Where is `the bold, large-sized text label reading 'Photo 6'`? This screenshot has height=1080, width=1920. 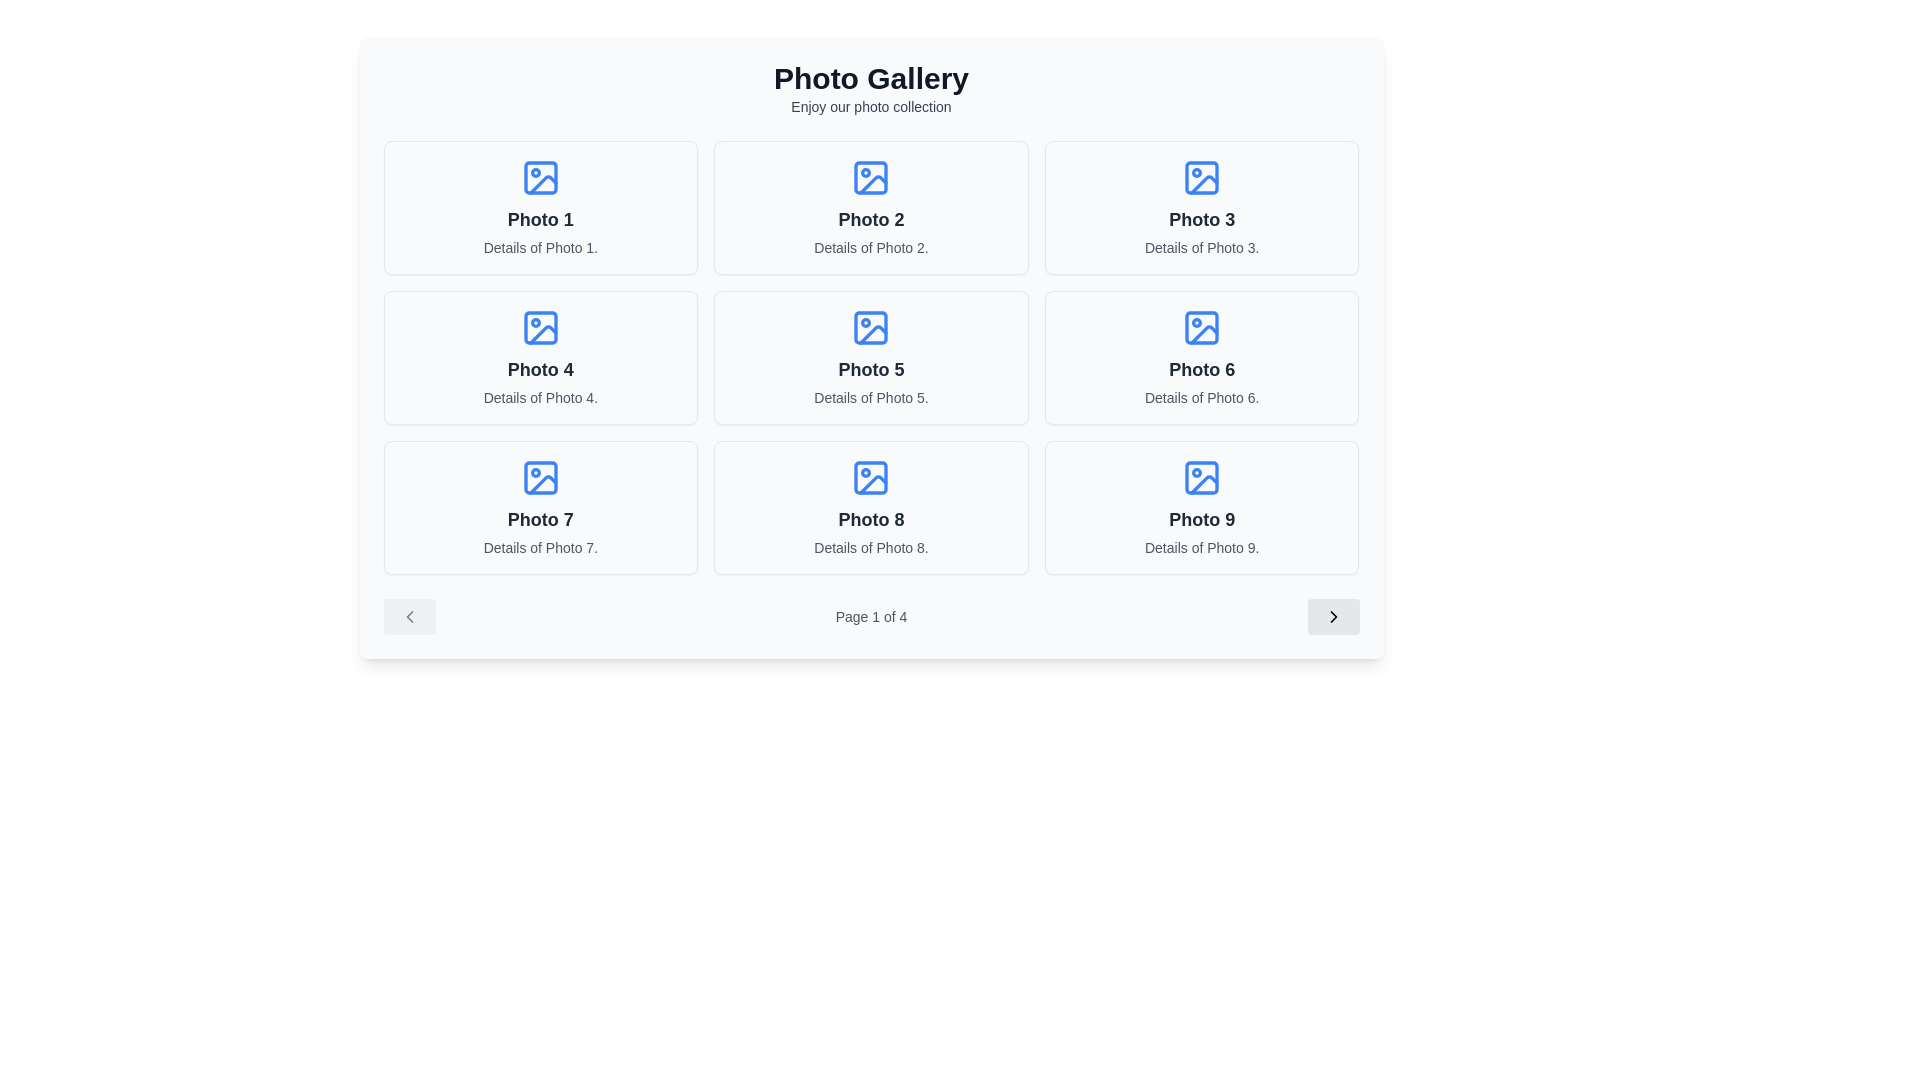
the bold, large-sized text label reading 'Photo 6' is located at coordinates (1201, 370).